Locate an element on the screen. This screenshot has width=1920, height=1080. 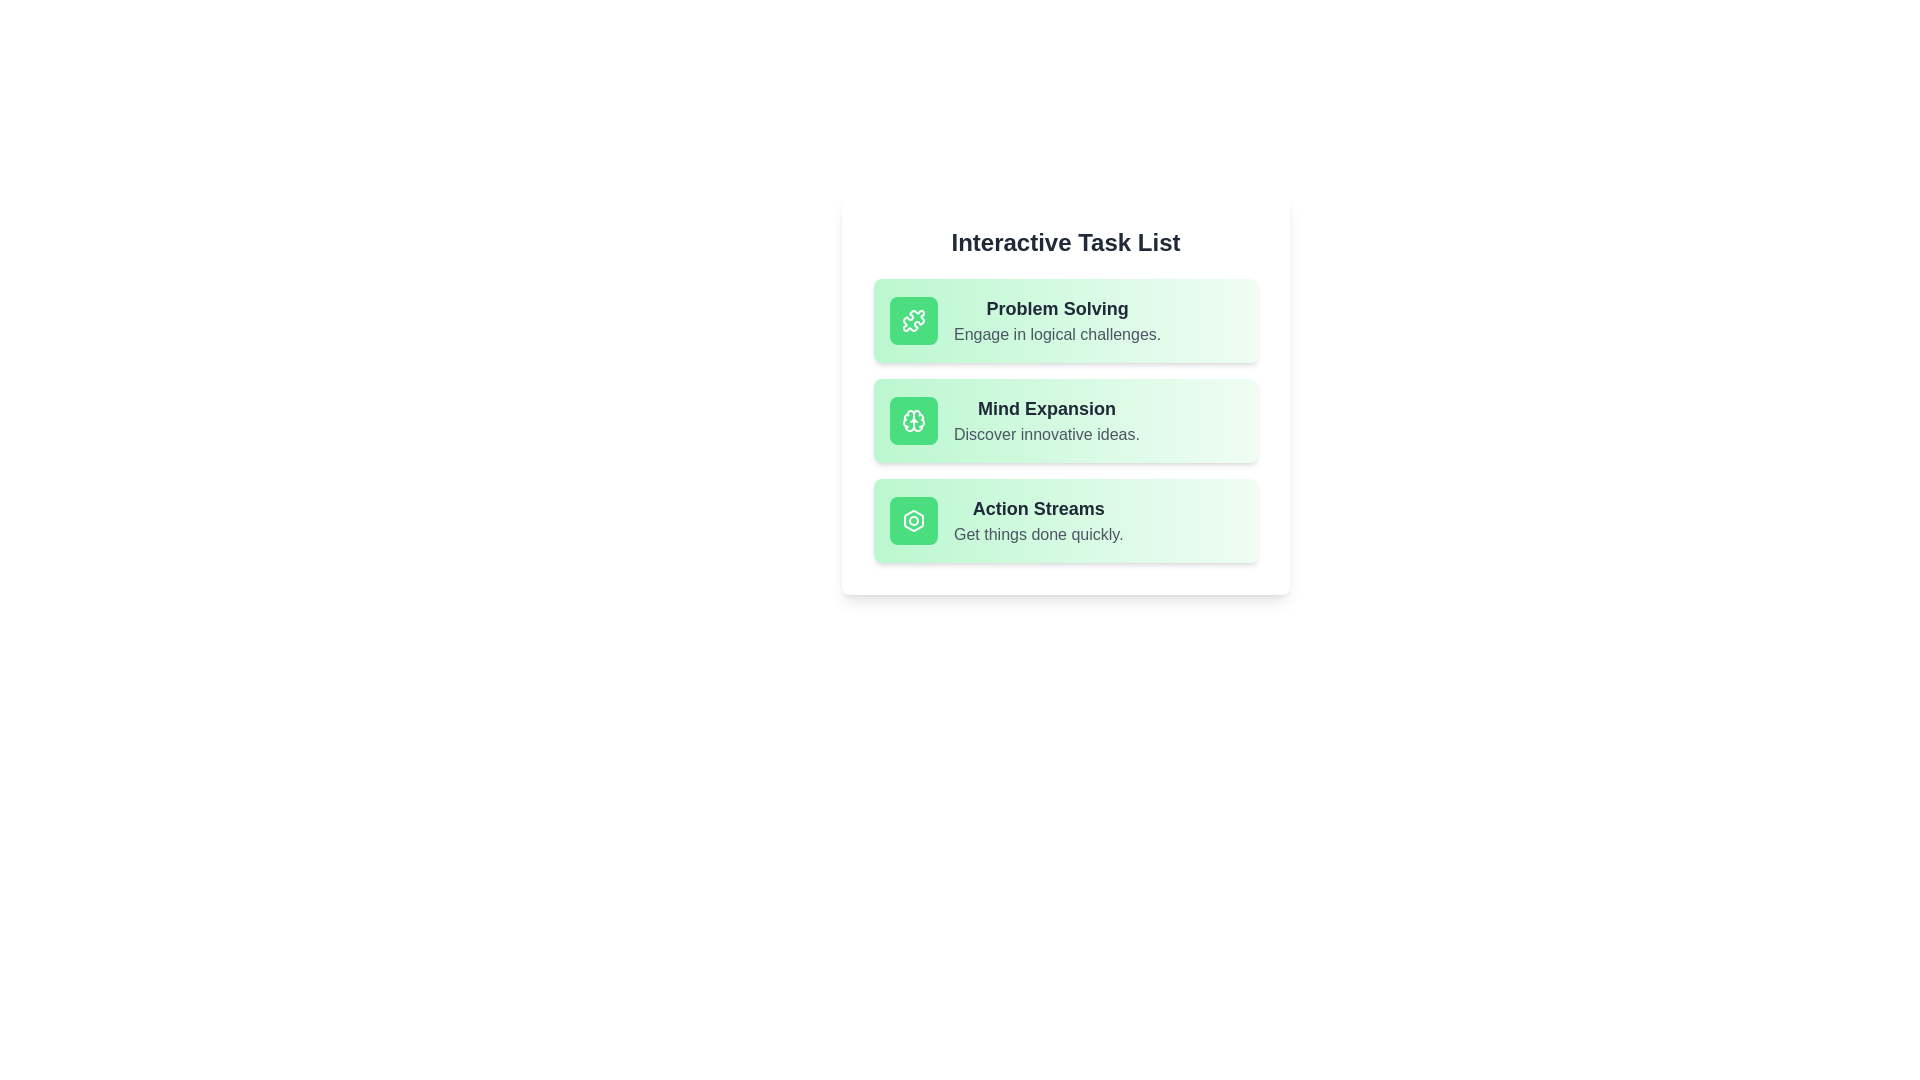
the icon associated with the Mind Expansion item is located at coordinates (912, 419).